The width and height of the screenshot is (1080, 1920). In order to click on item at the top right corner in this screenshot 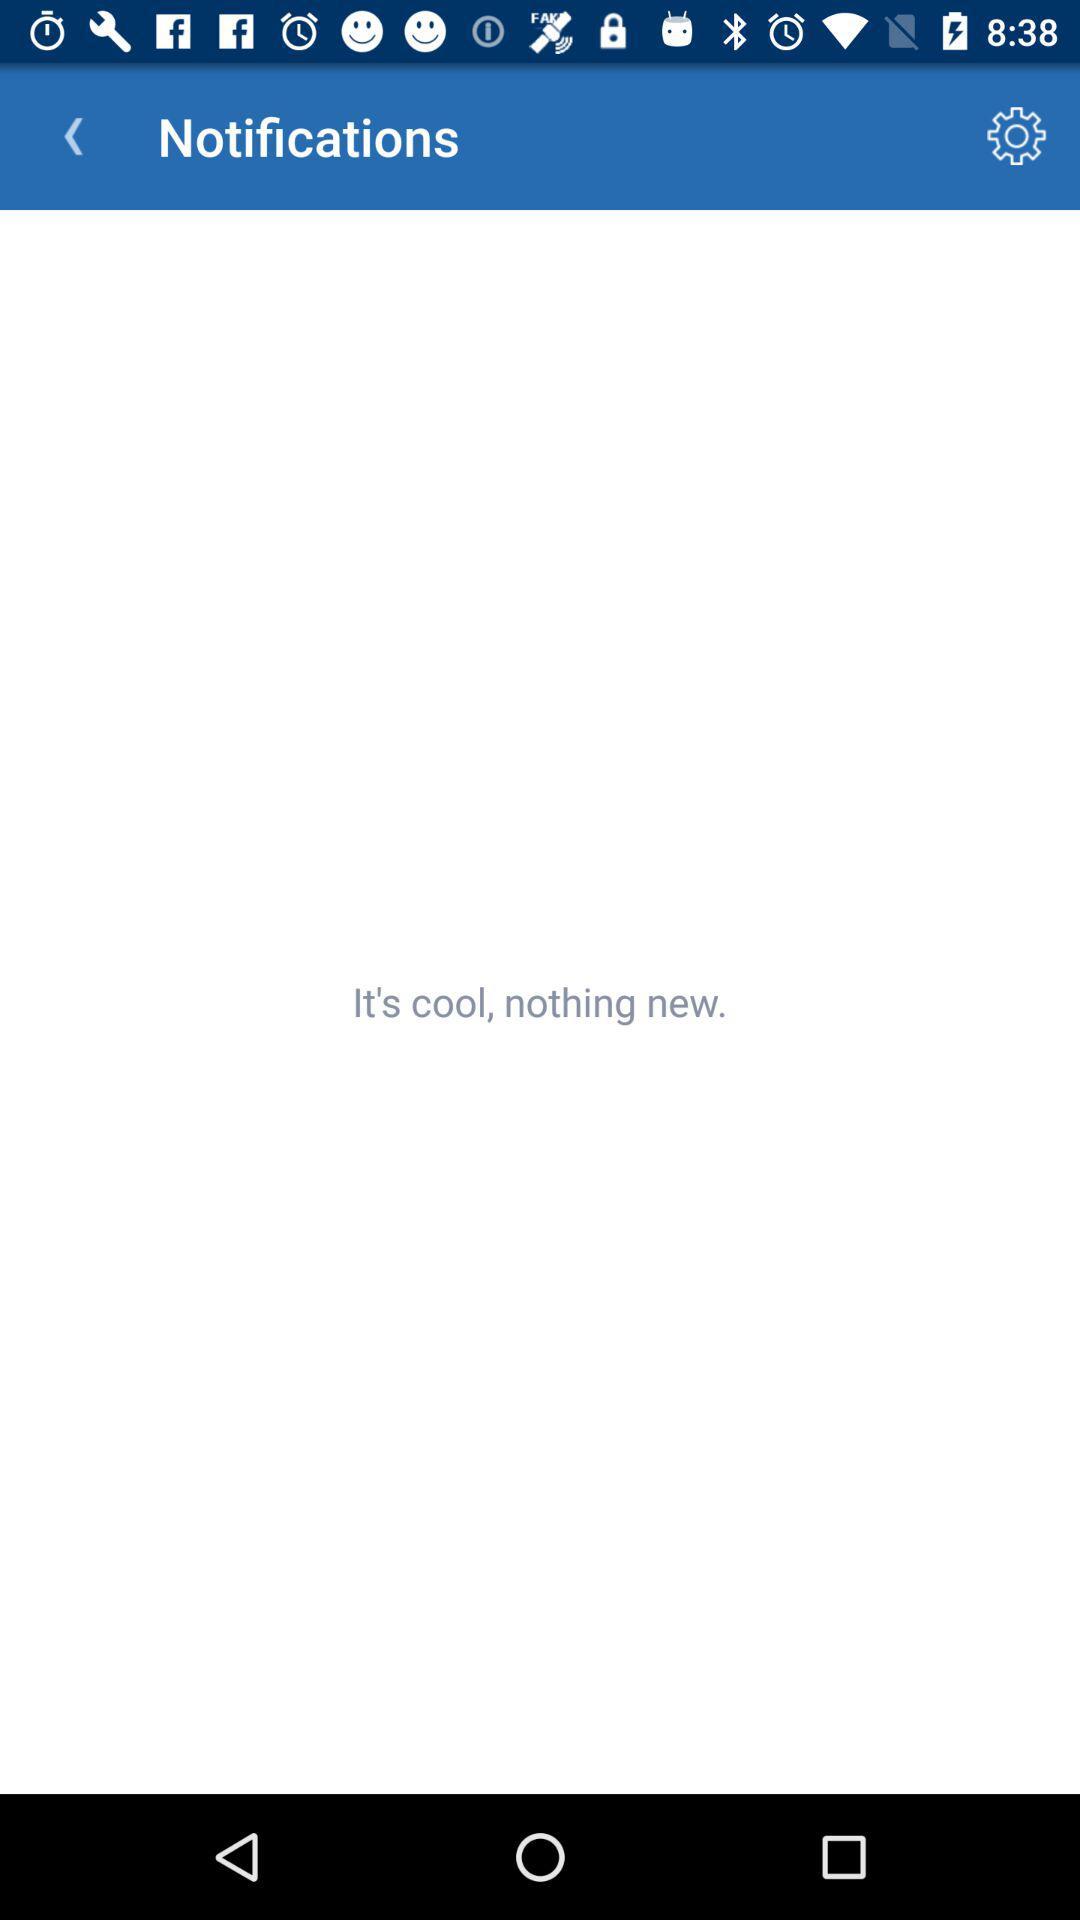, I will do `click(1017, 135)`.